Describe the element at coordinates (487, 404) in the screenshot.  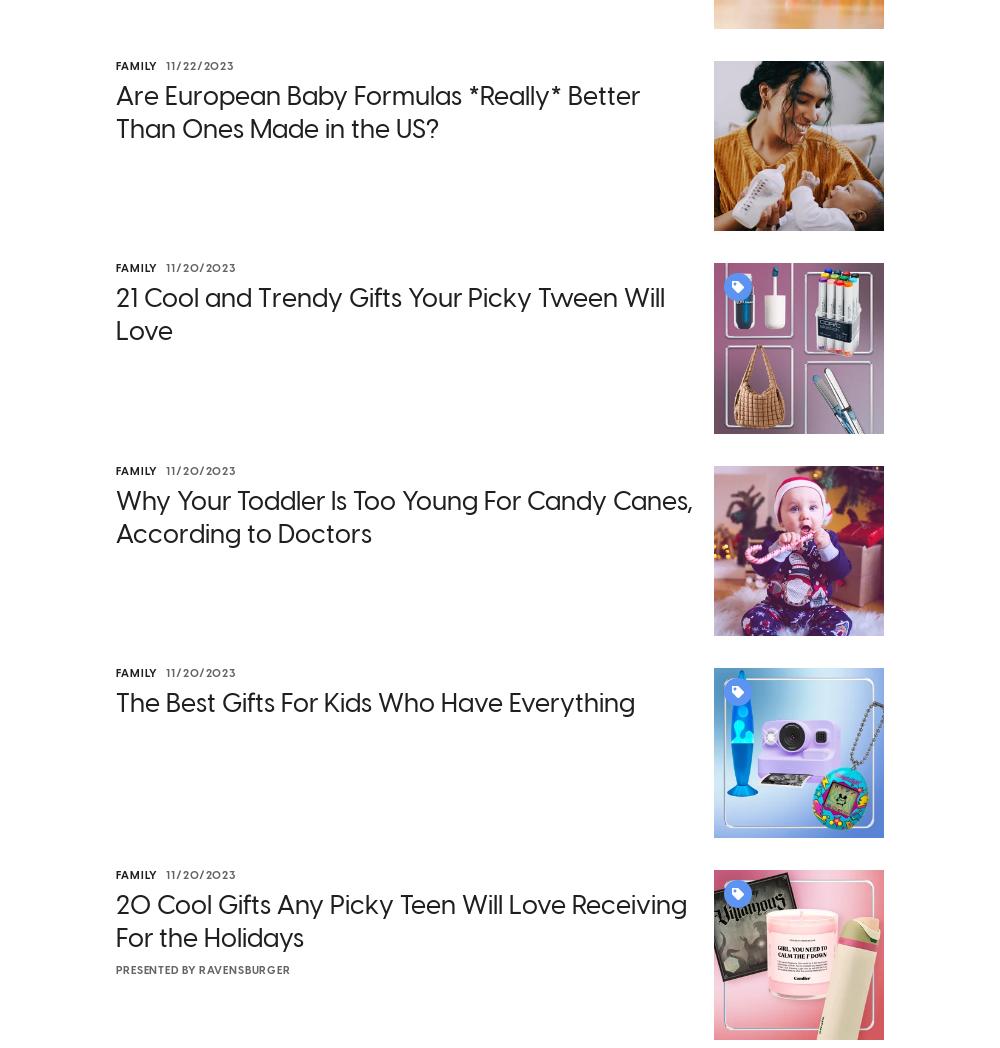
I see `'It raises the question — where do we go from here? These are the complicated yet necessary solutions that experts say need to happen to remedy the childcare situation.'` at that location.